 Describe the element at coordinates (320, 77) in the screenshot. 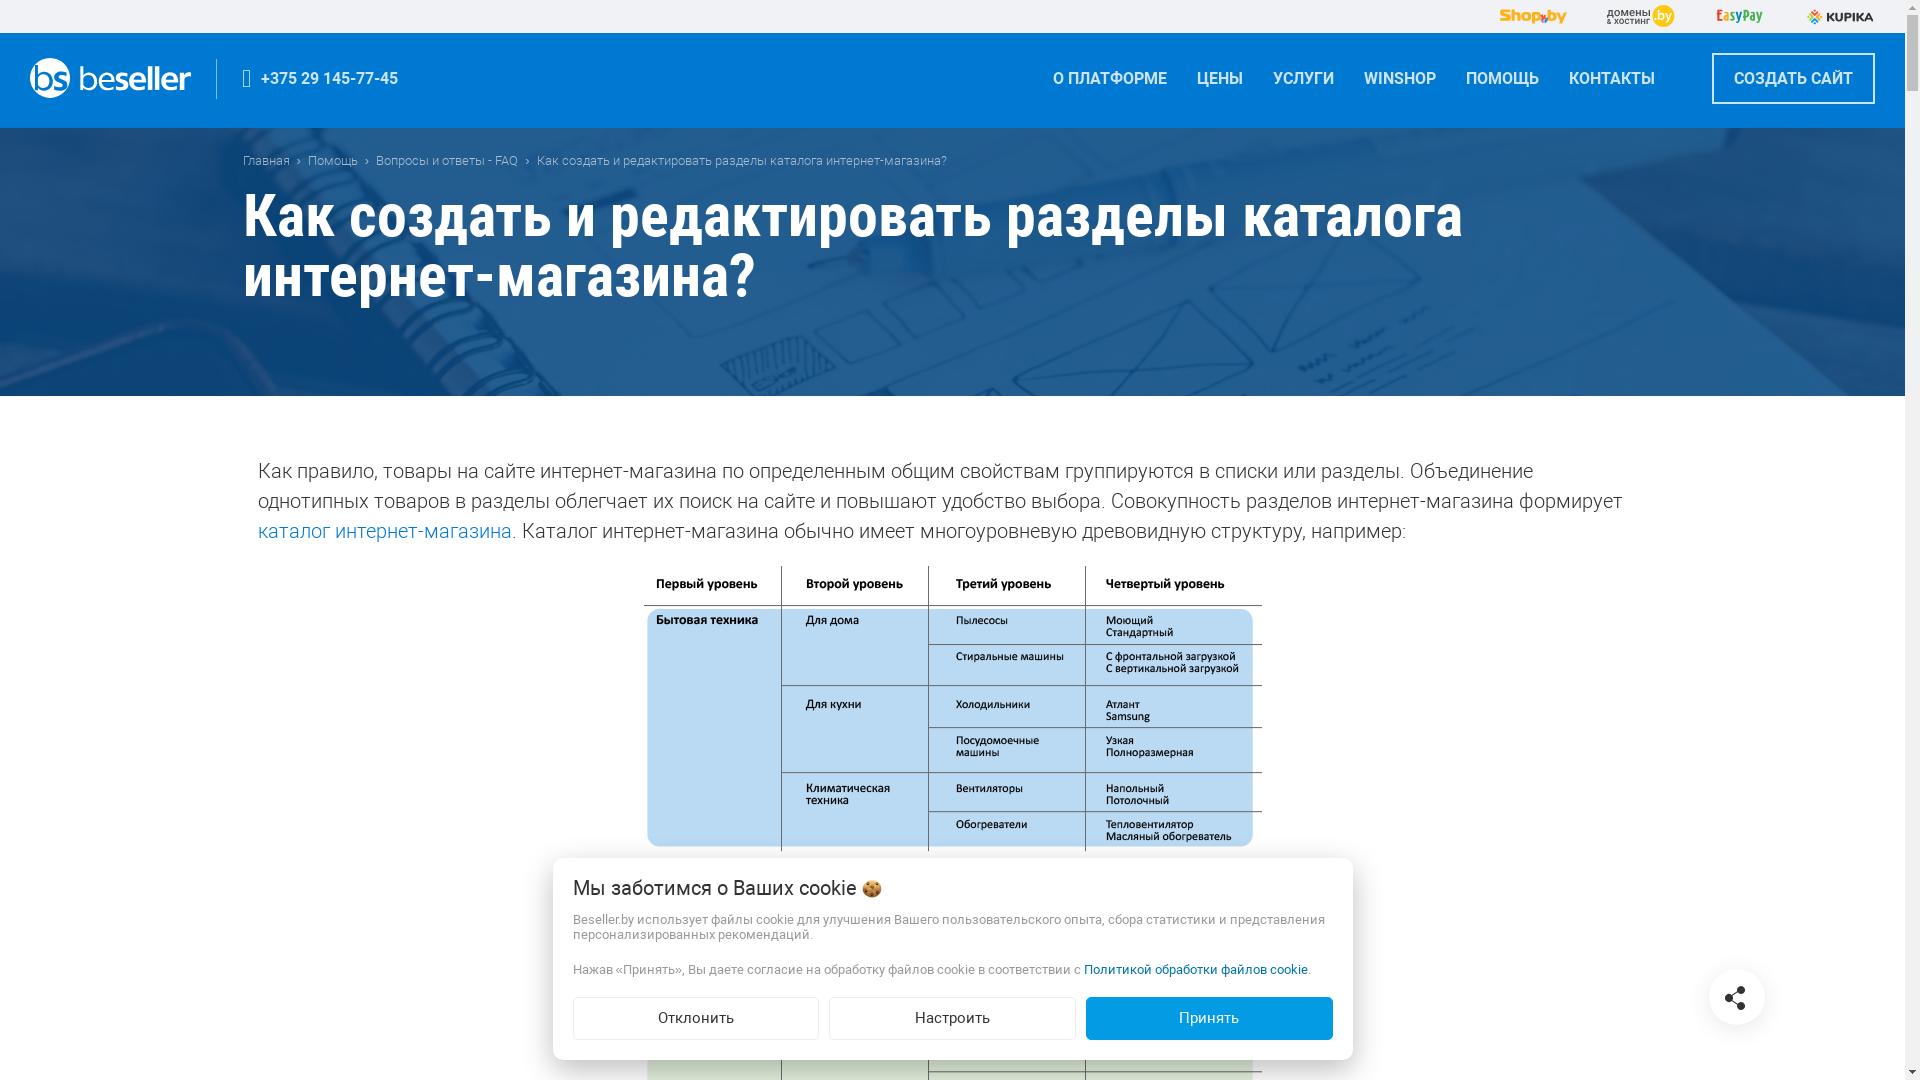

I see `'+375 29 145-77-45'` at that location.